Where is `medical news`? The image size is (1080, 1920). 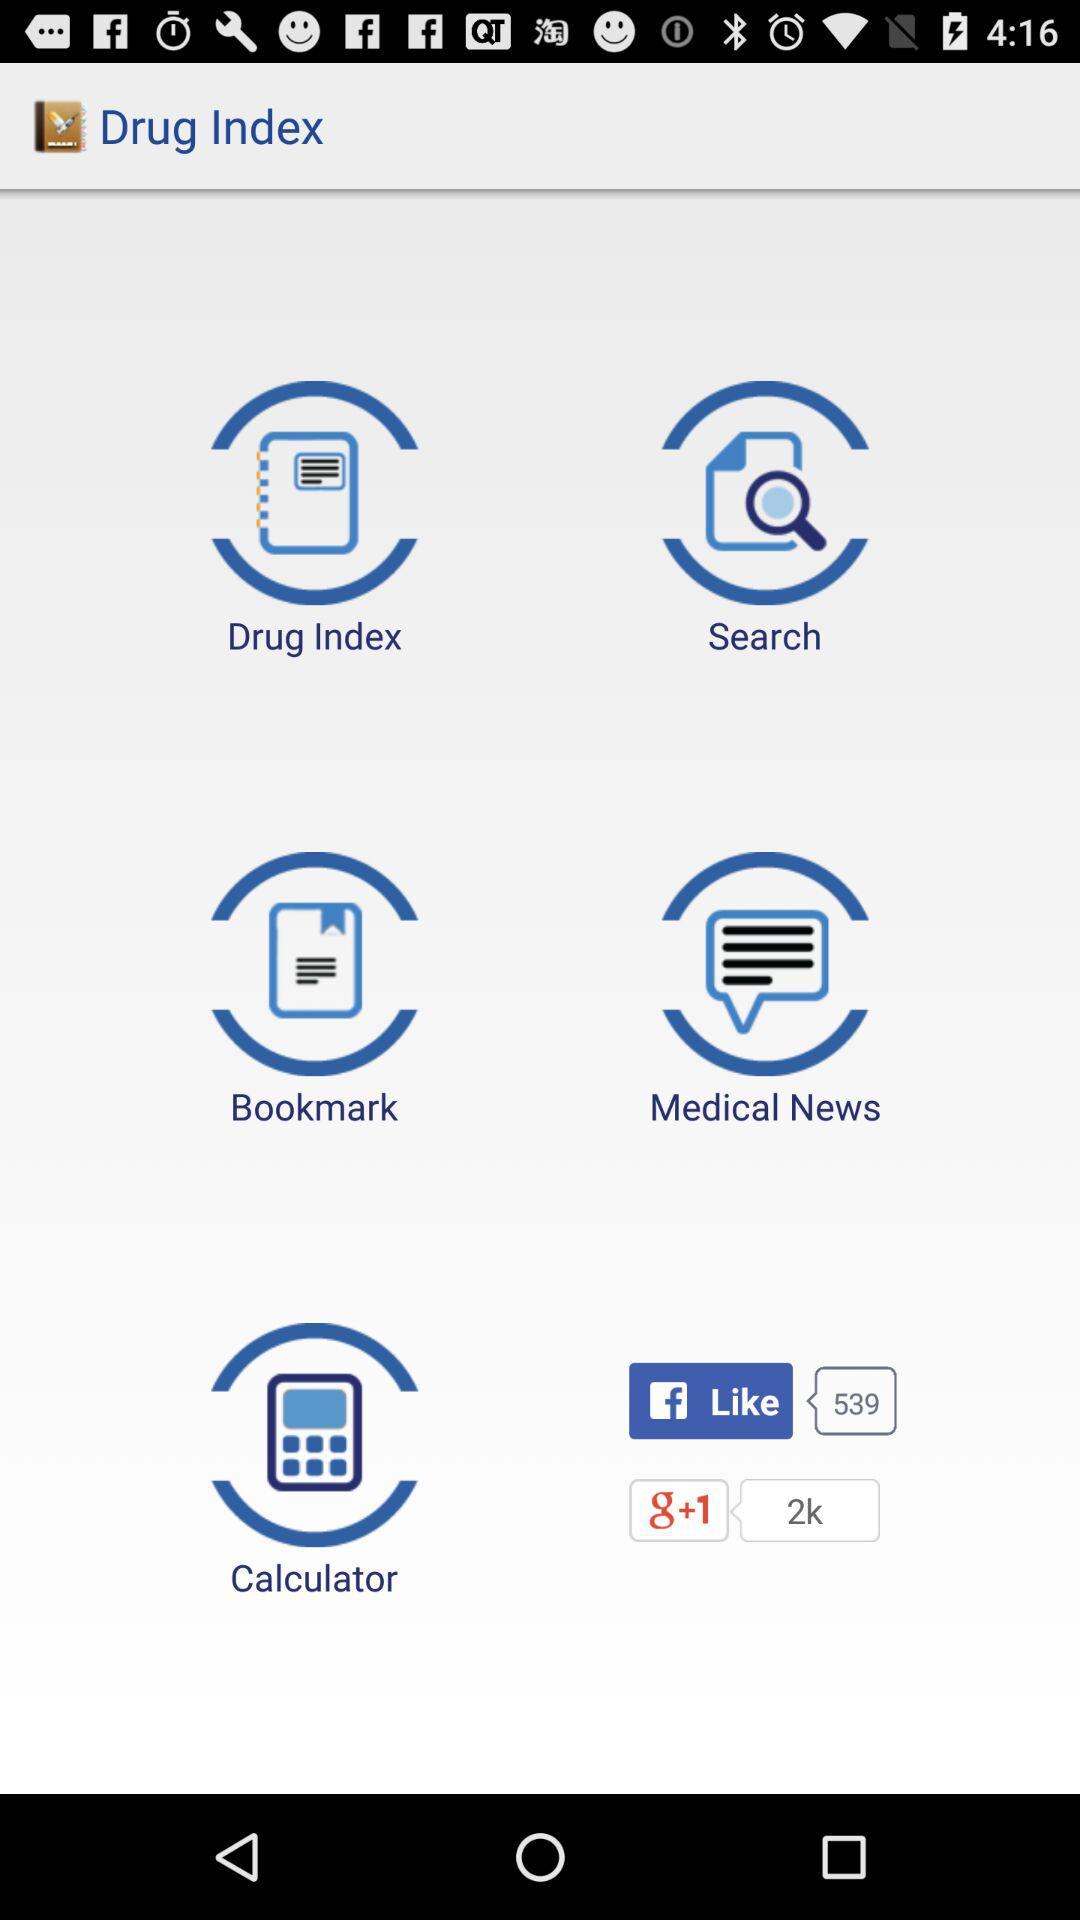 medical news is located at coordinates (765, 991).